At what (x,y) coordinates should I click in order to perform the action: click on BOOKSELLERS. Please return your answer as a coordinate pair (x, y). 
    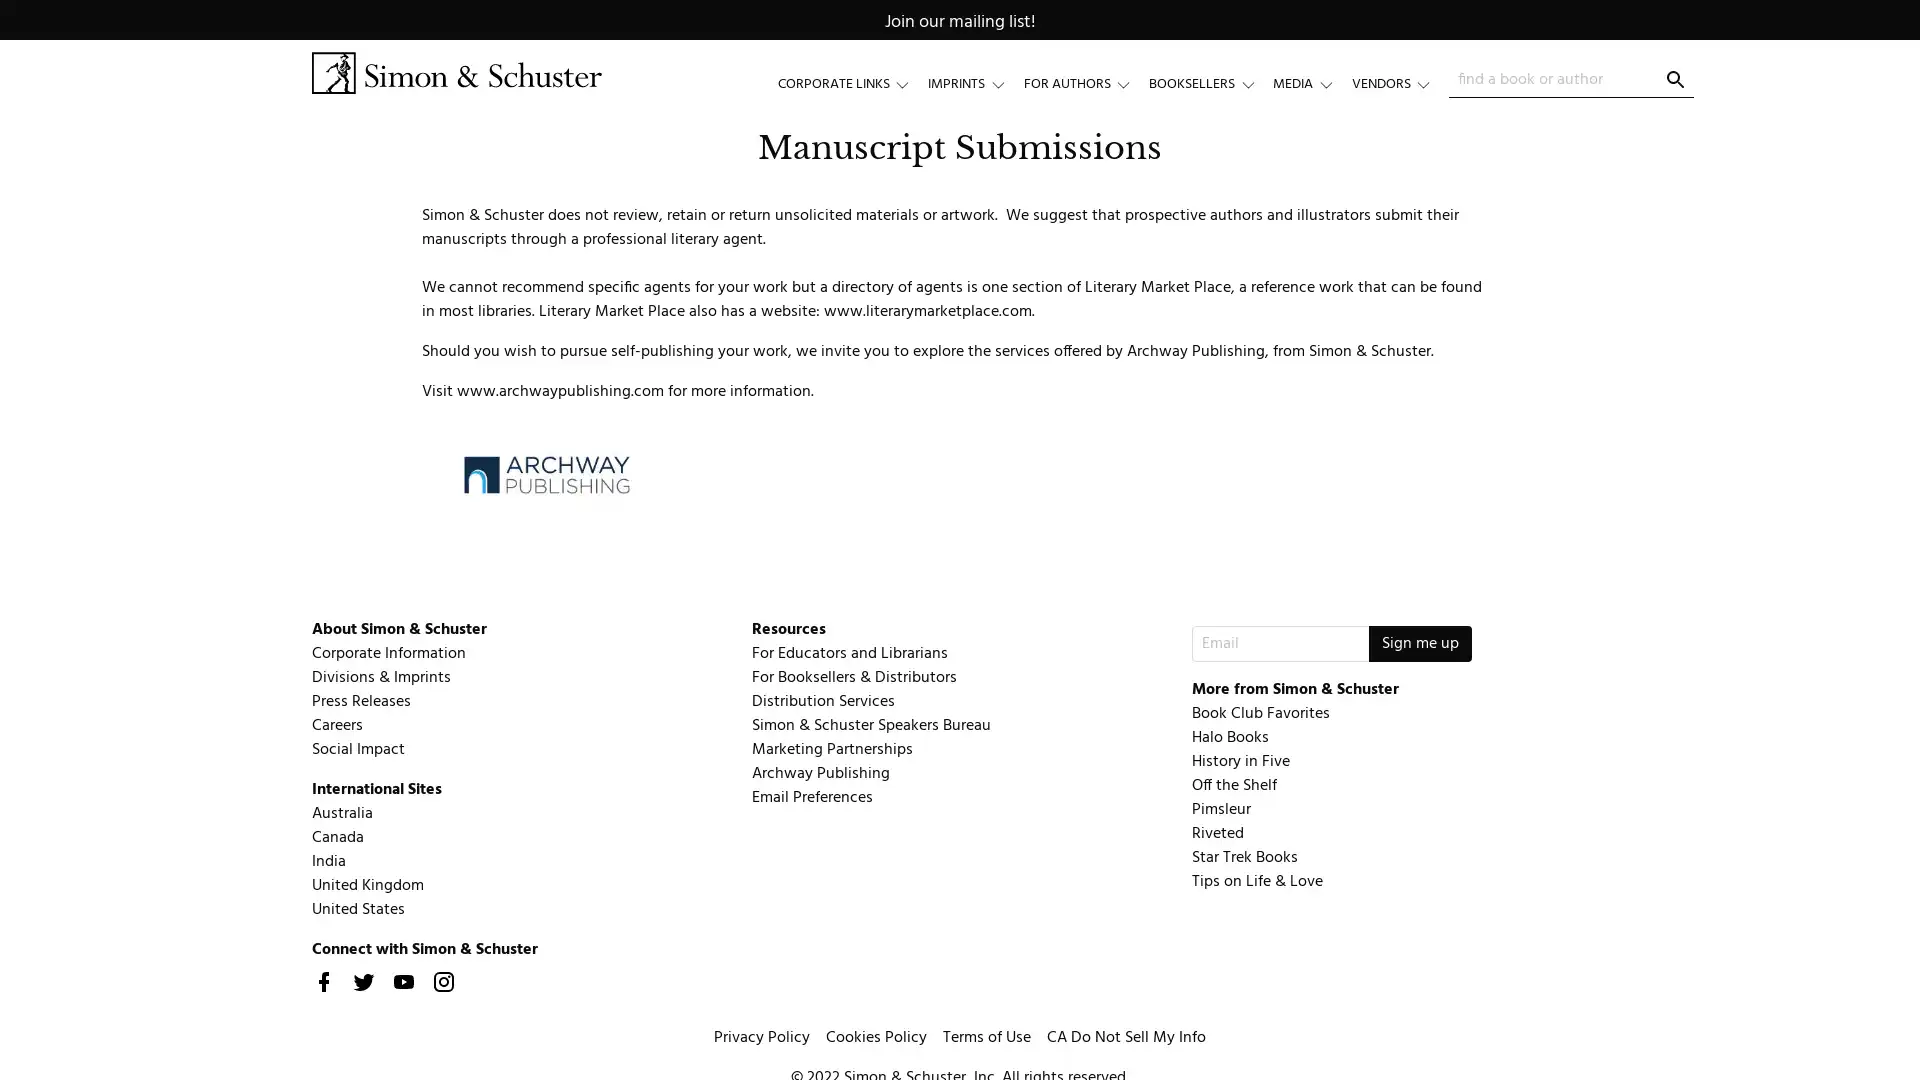
    Looking at the image, I should click on (1209, 83).